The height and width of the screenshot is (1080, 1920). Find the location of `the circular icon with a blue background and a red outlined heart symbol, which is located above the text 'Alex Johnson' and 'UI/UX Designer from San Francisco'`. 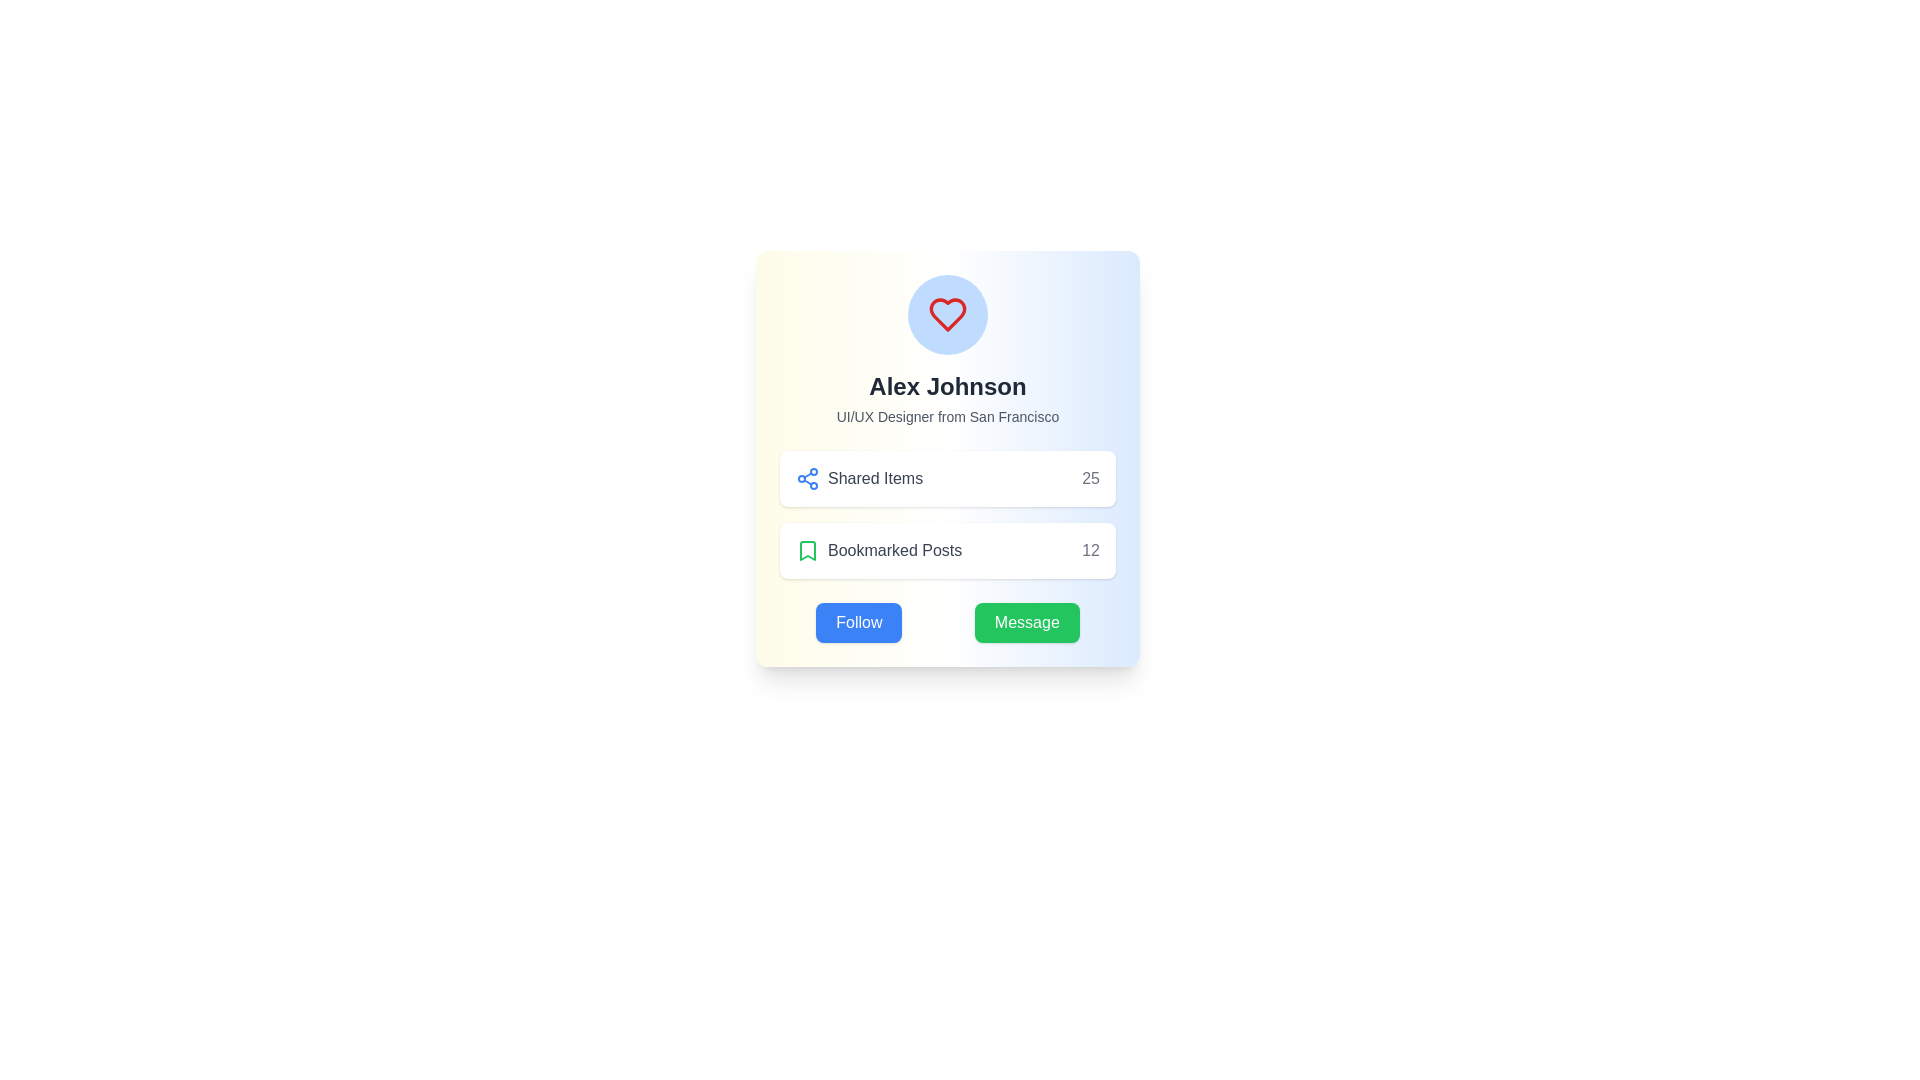

the circular icon with a blue background and a red outlined heart symbol, which is located above the text 'Alex Johnson' and 'UI/UX Designer from San Francisco' is located at coordinates (947, 315).